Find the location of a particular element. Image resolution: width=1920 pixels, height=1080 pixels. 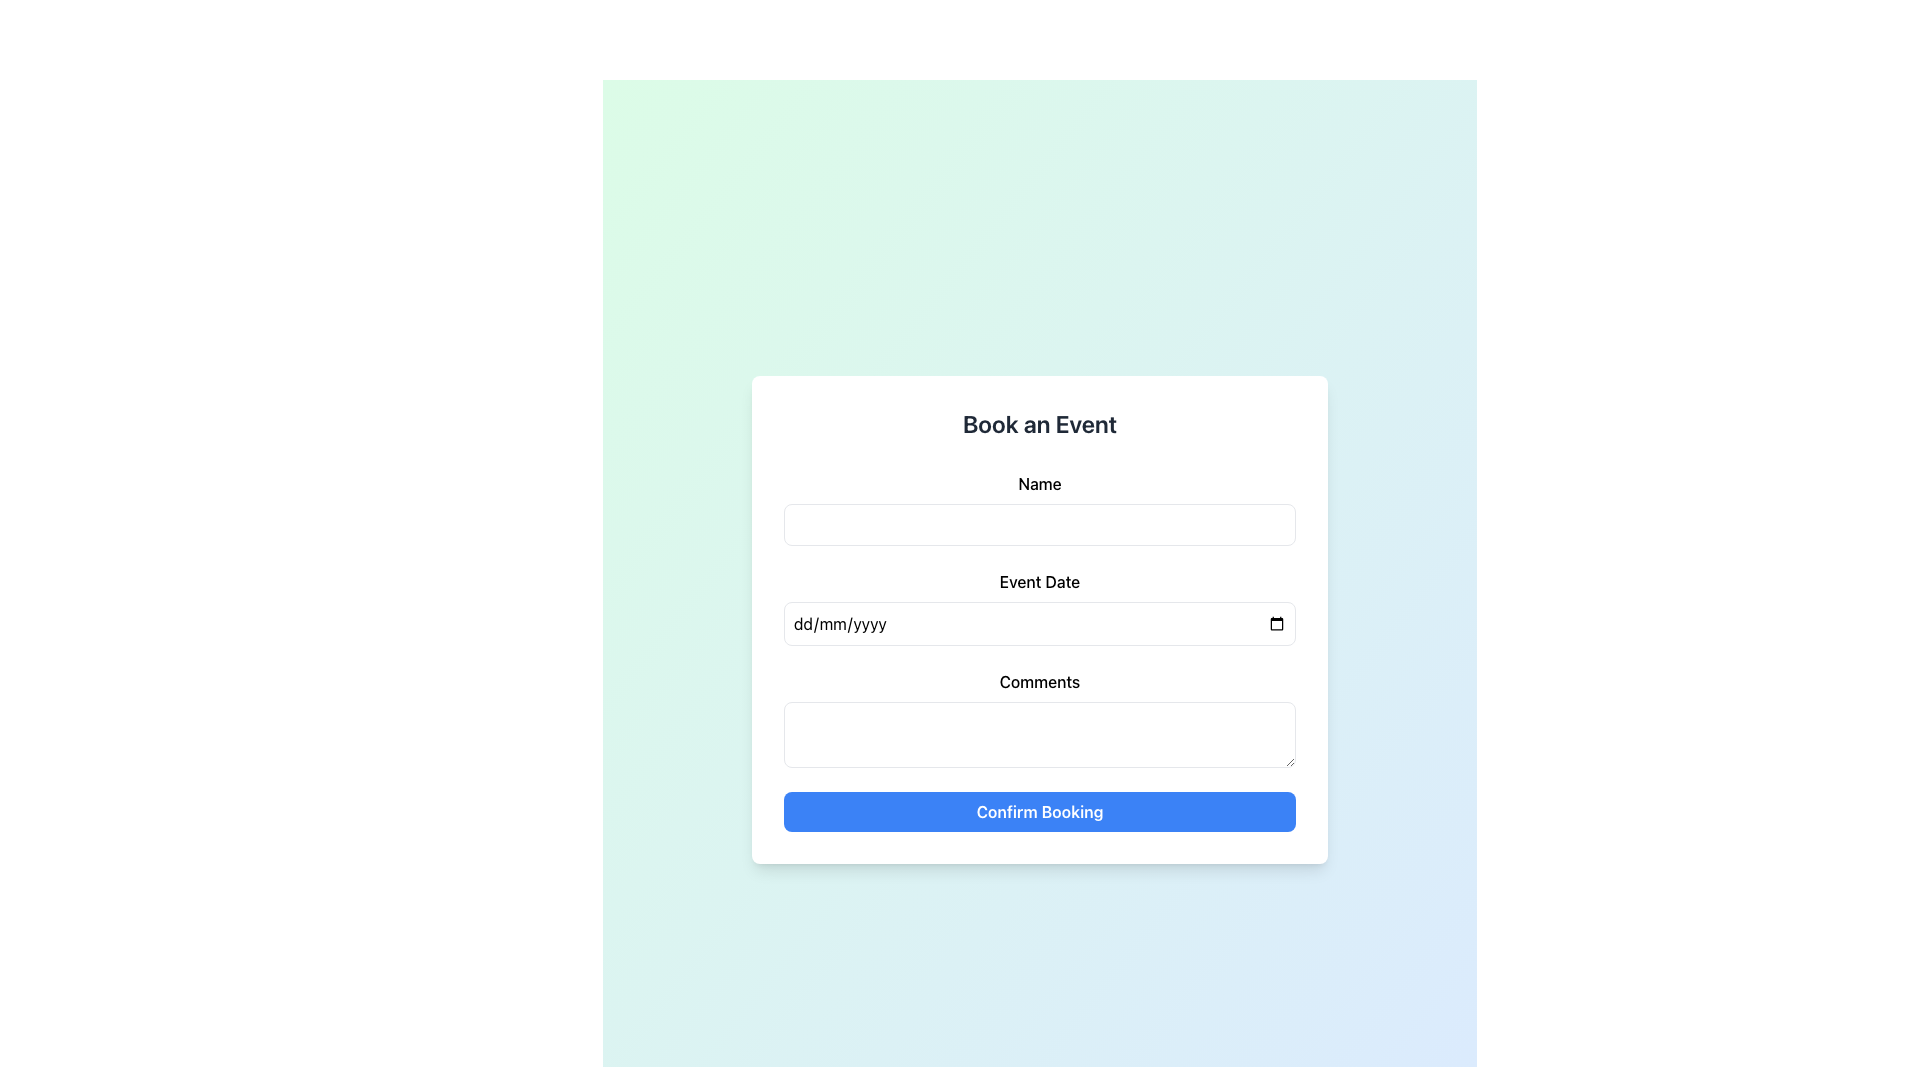

text label displaying 'Name' which is prominently styled and located above the text input field is located at coordinates (1040, 483).